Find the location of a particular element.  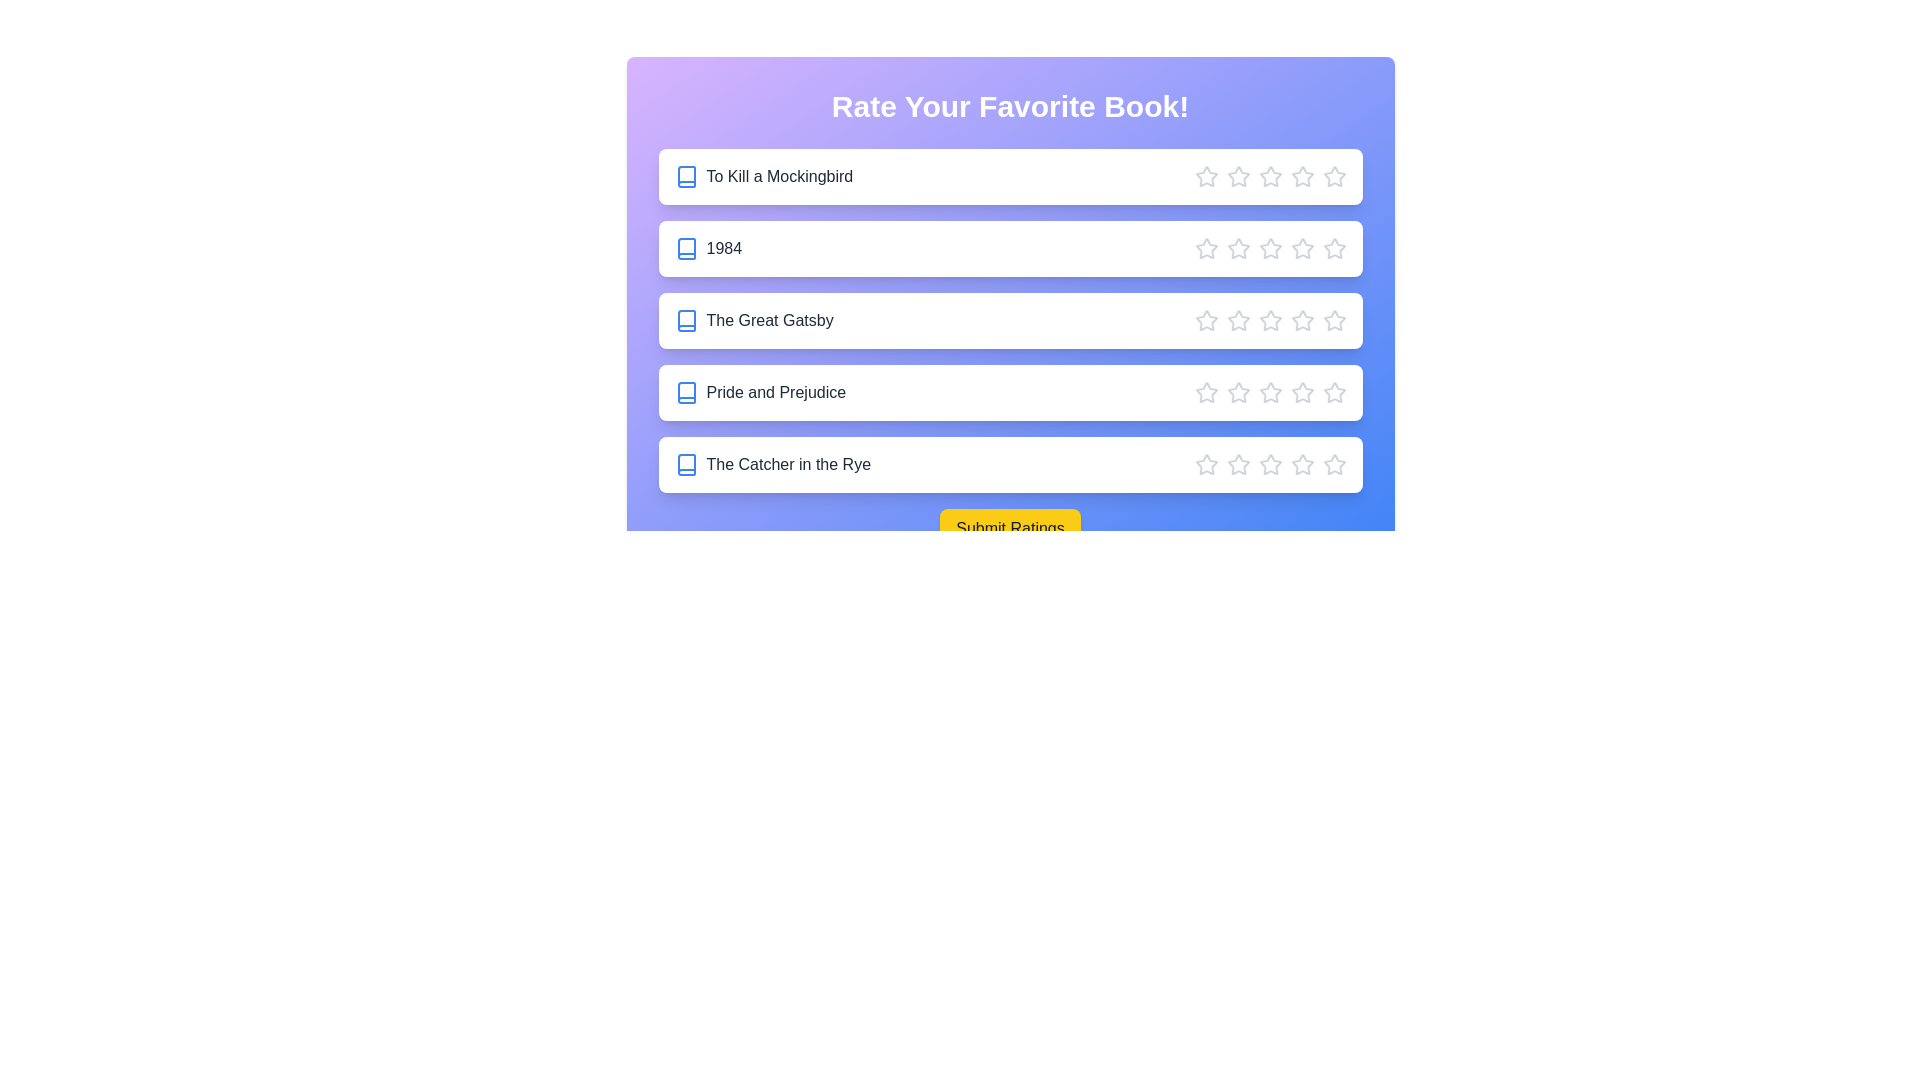

the star corresponding to 5 stars for the book Pride and Prejudice is located at coordinates (1334, 393).